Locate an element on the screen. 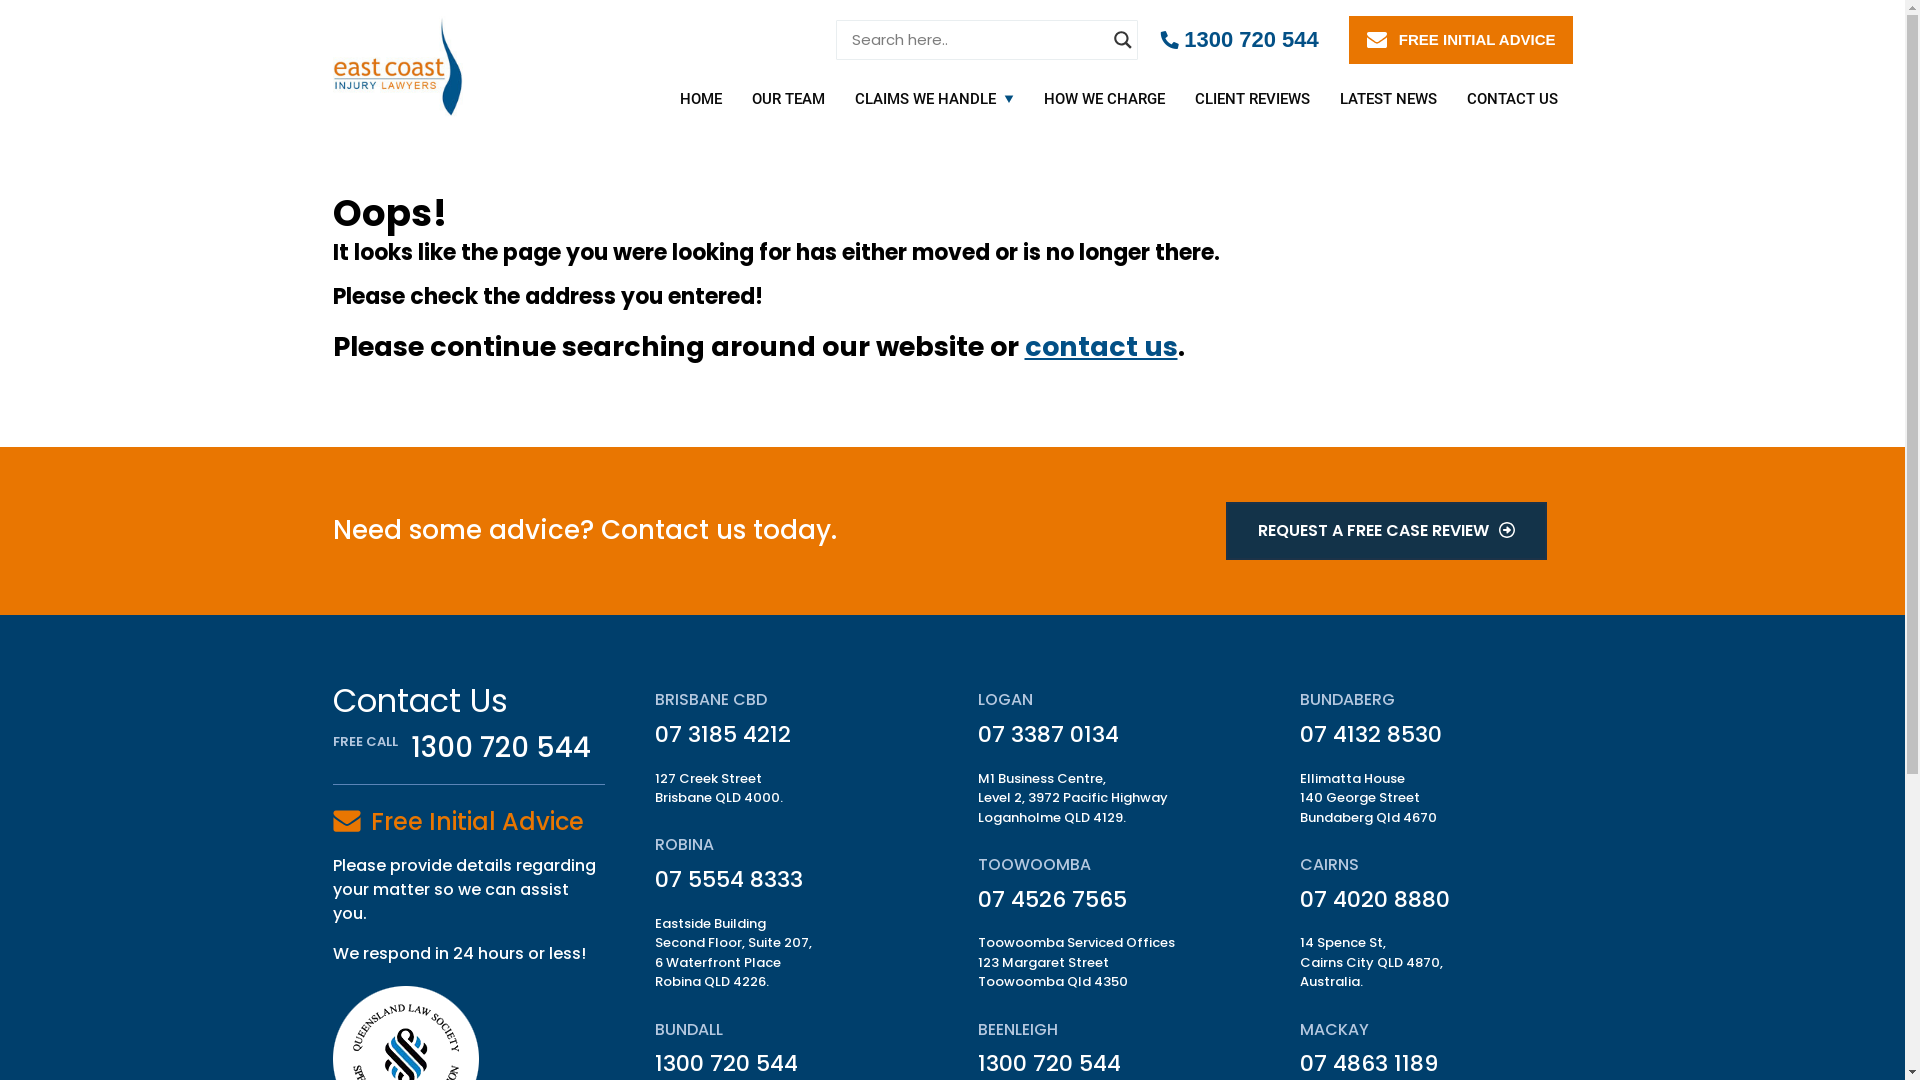  '07 5554 8333' is located at coordinates (728, 878).